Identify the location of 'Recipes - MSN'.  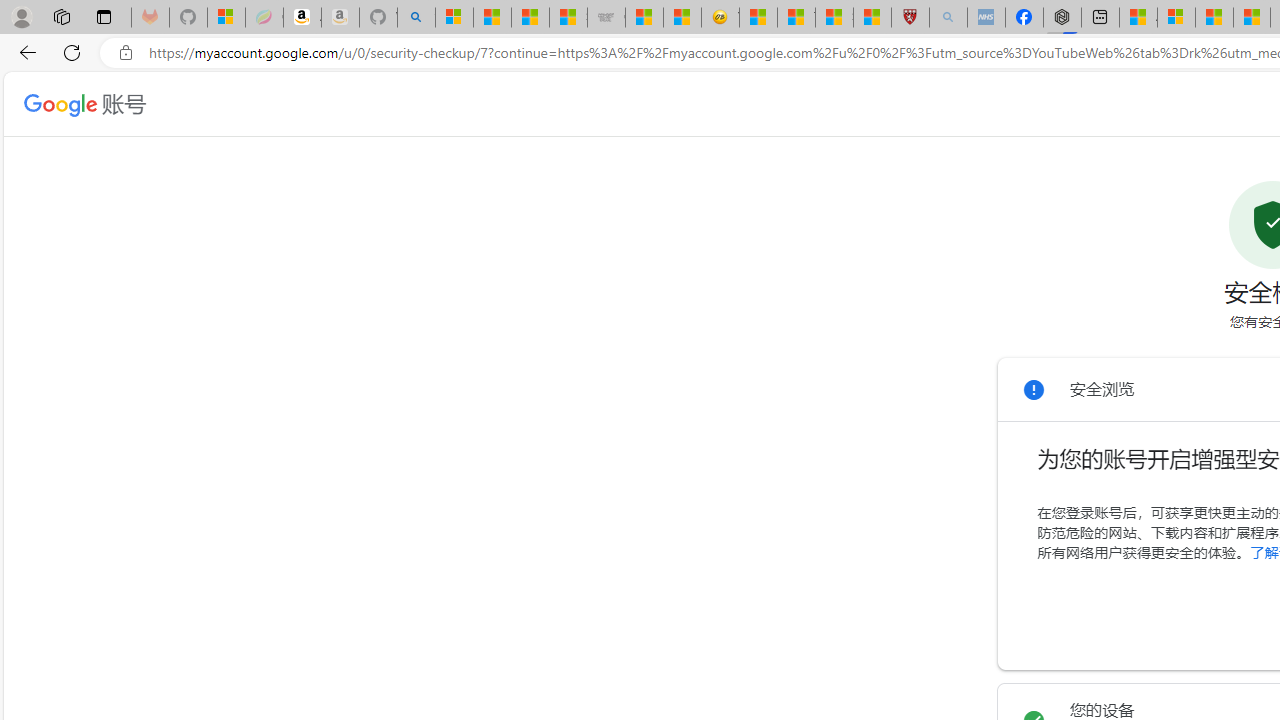
(757, 17).